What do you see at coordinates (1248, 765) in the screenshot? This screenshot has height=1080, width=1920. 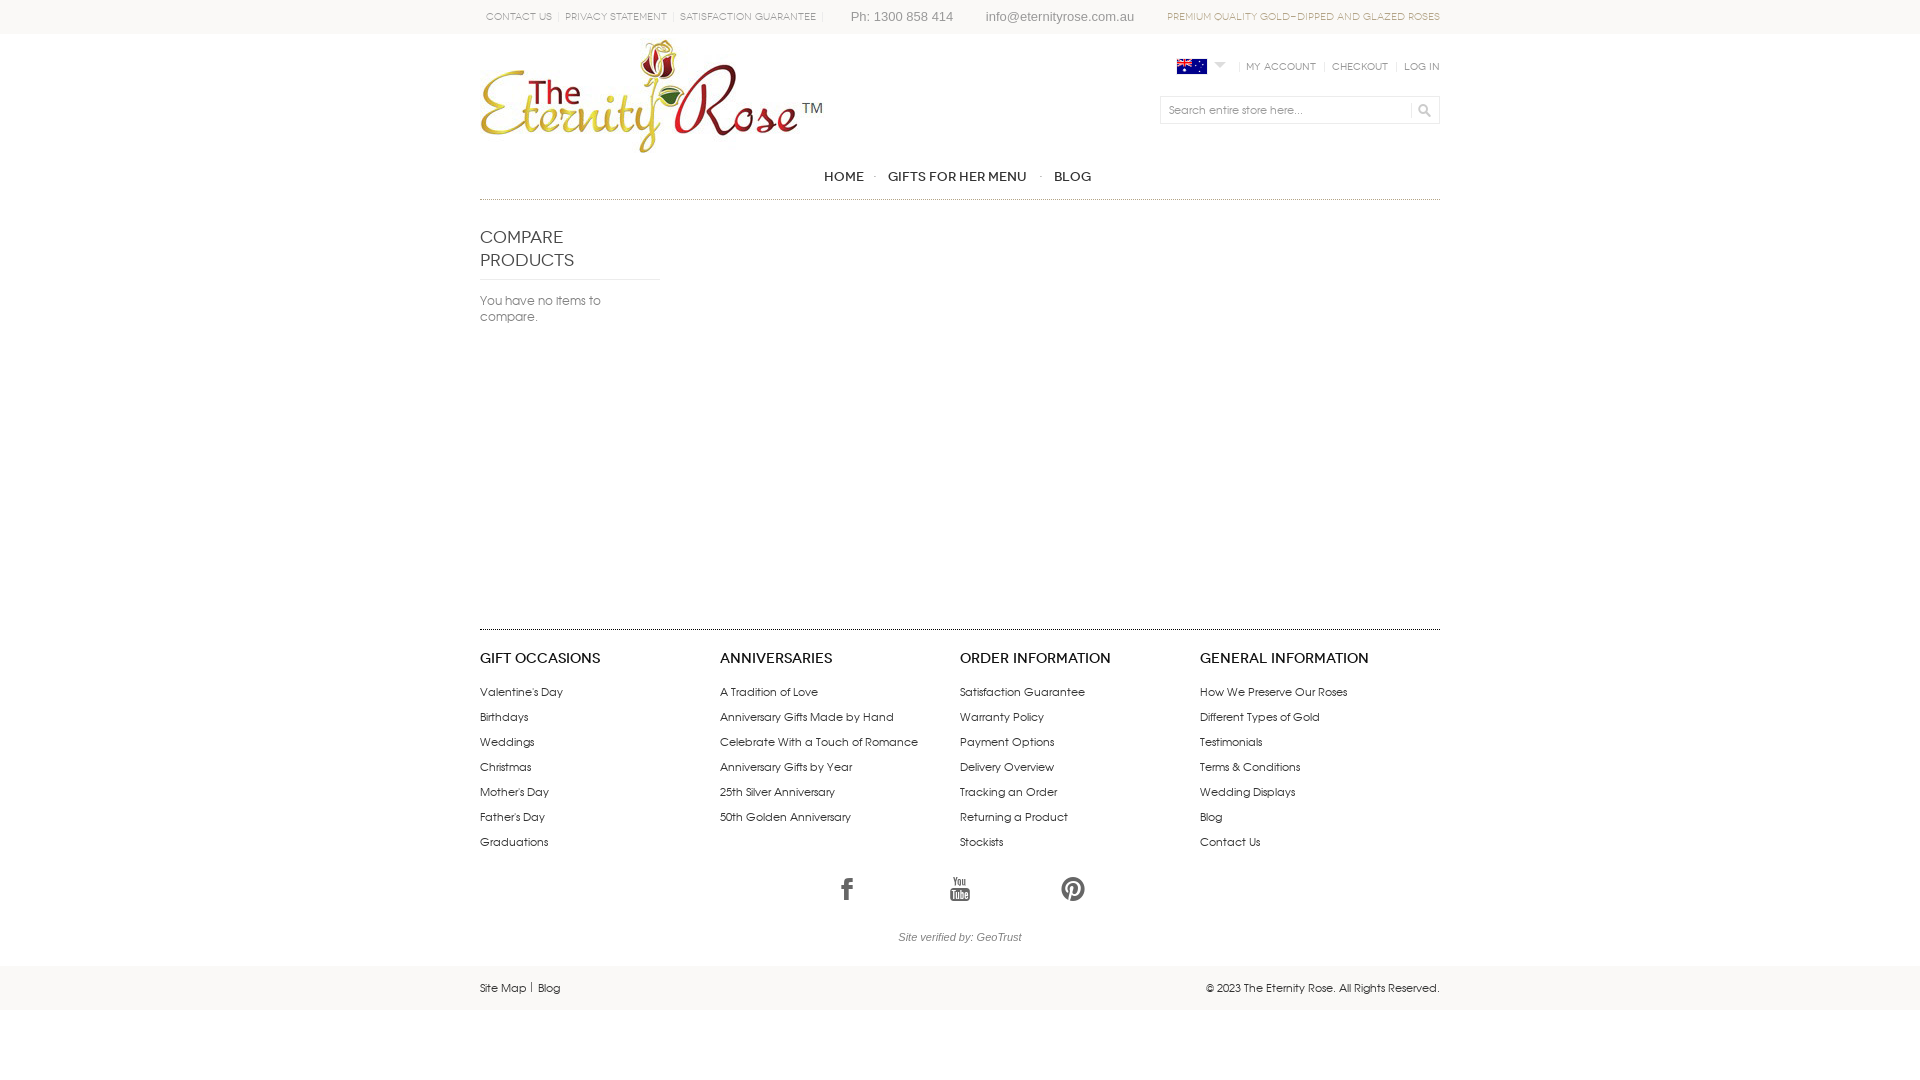 I see `'Terms & Conditions'` at bounding box center [1248, 765].